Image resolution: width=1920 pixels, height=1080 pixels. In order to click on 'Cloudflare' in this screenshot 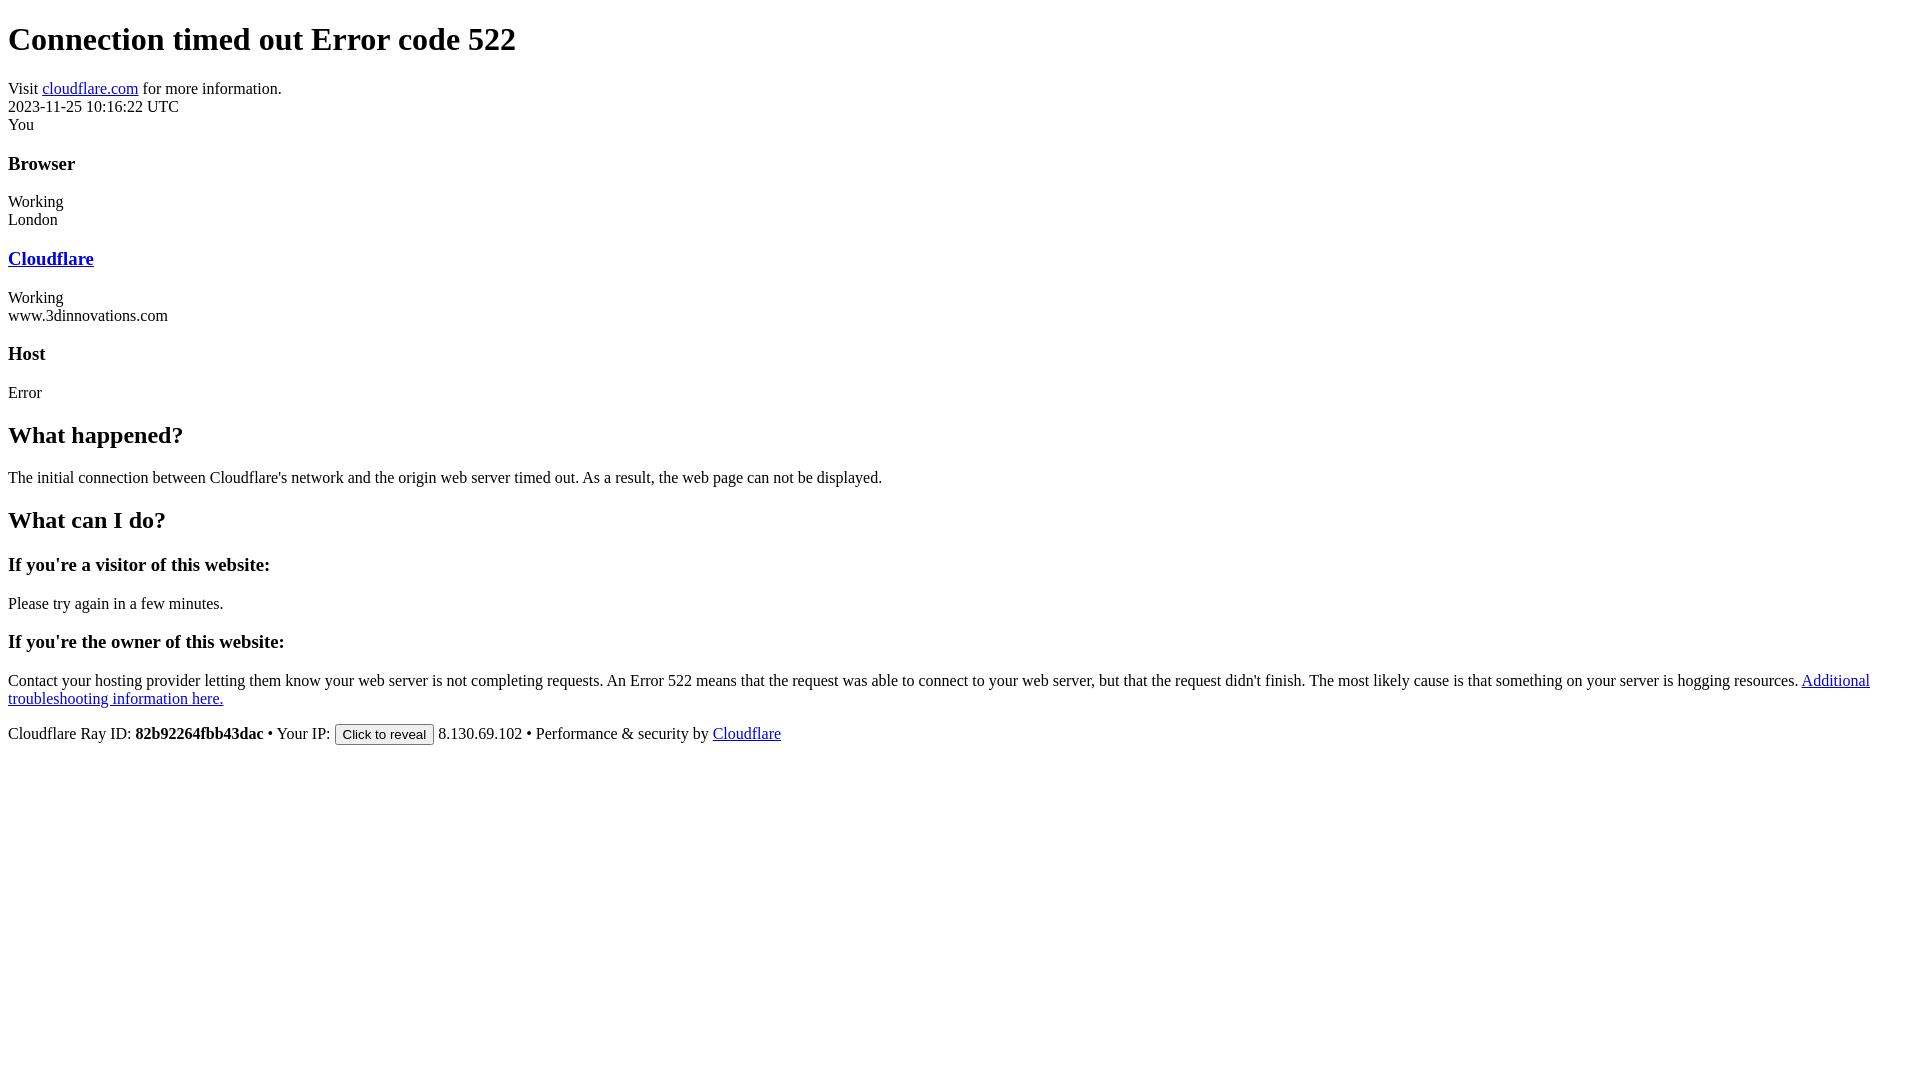, I will do `click(51, 257)`.